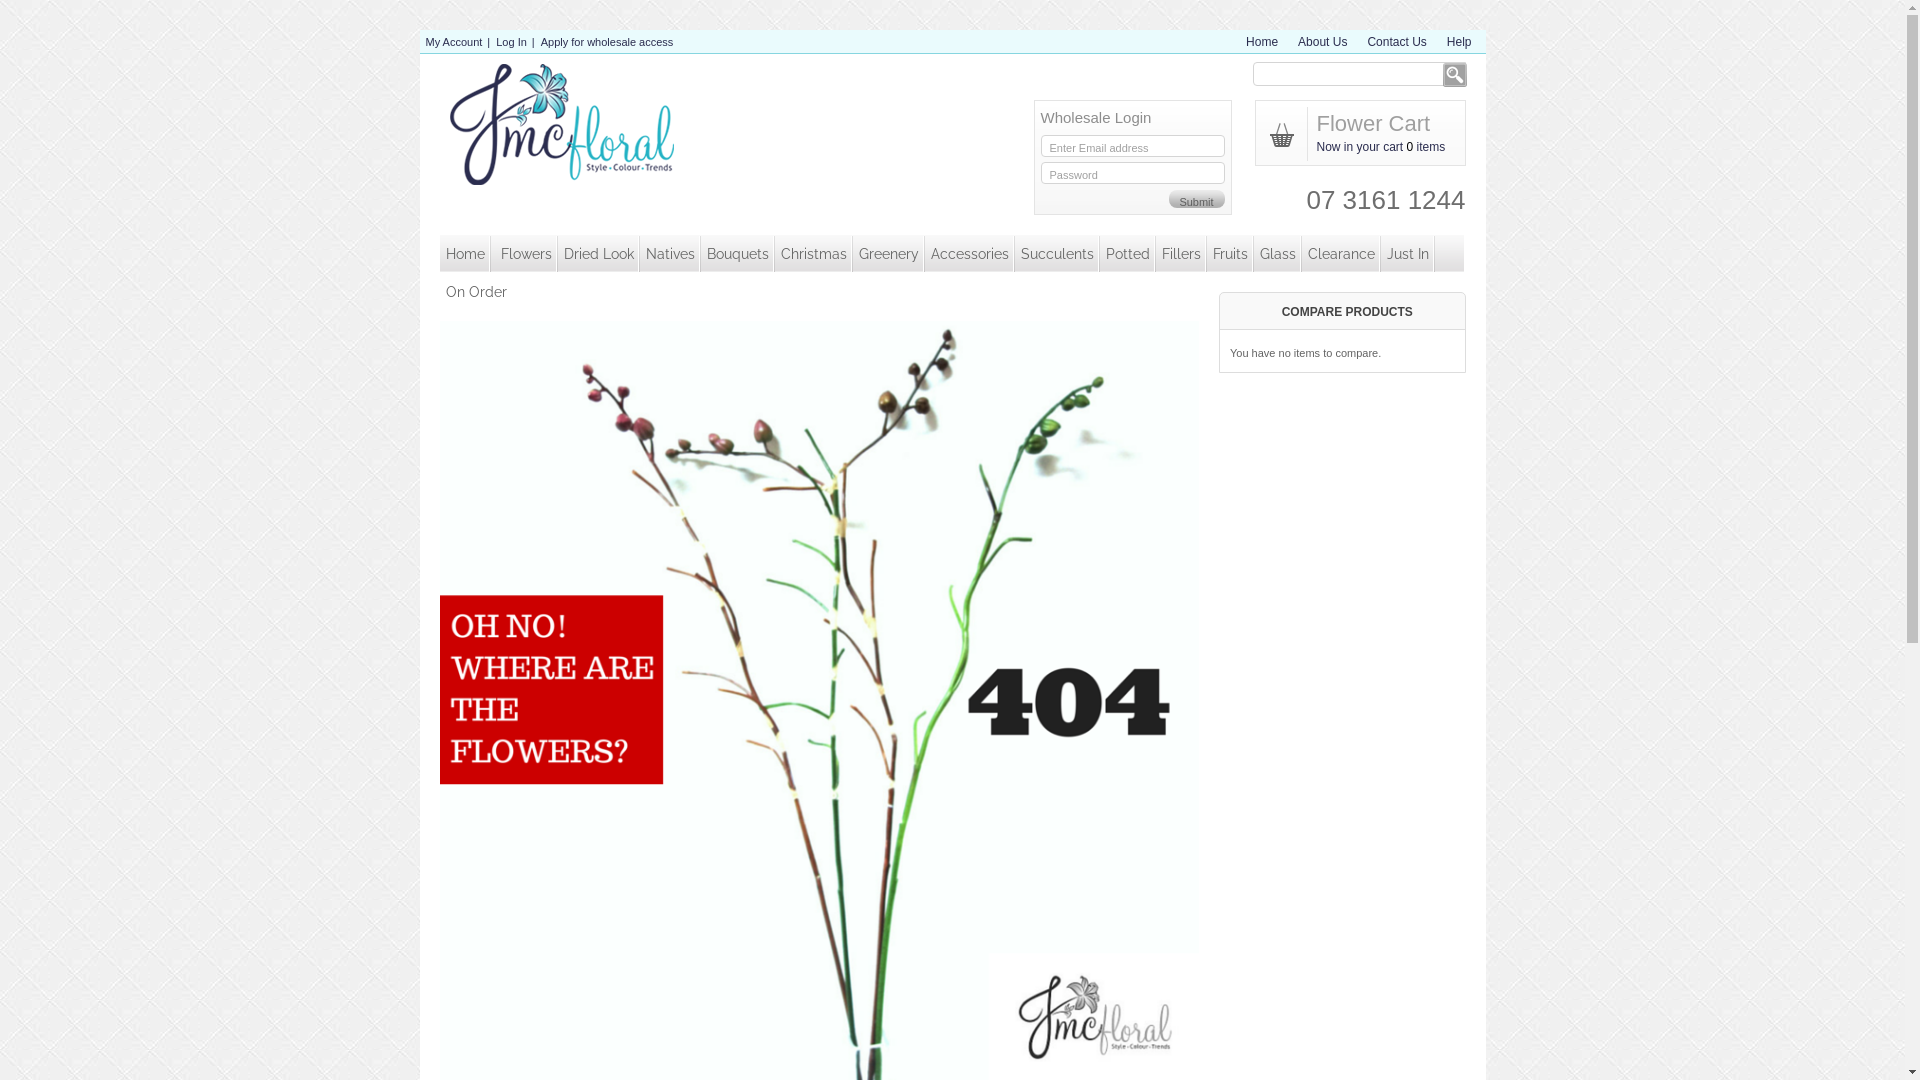  Describe the element at coordinates (1276, 253) in the screenshot. I see `'Glass'` at that location.